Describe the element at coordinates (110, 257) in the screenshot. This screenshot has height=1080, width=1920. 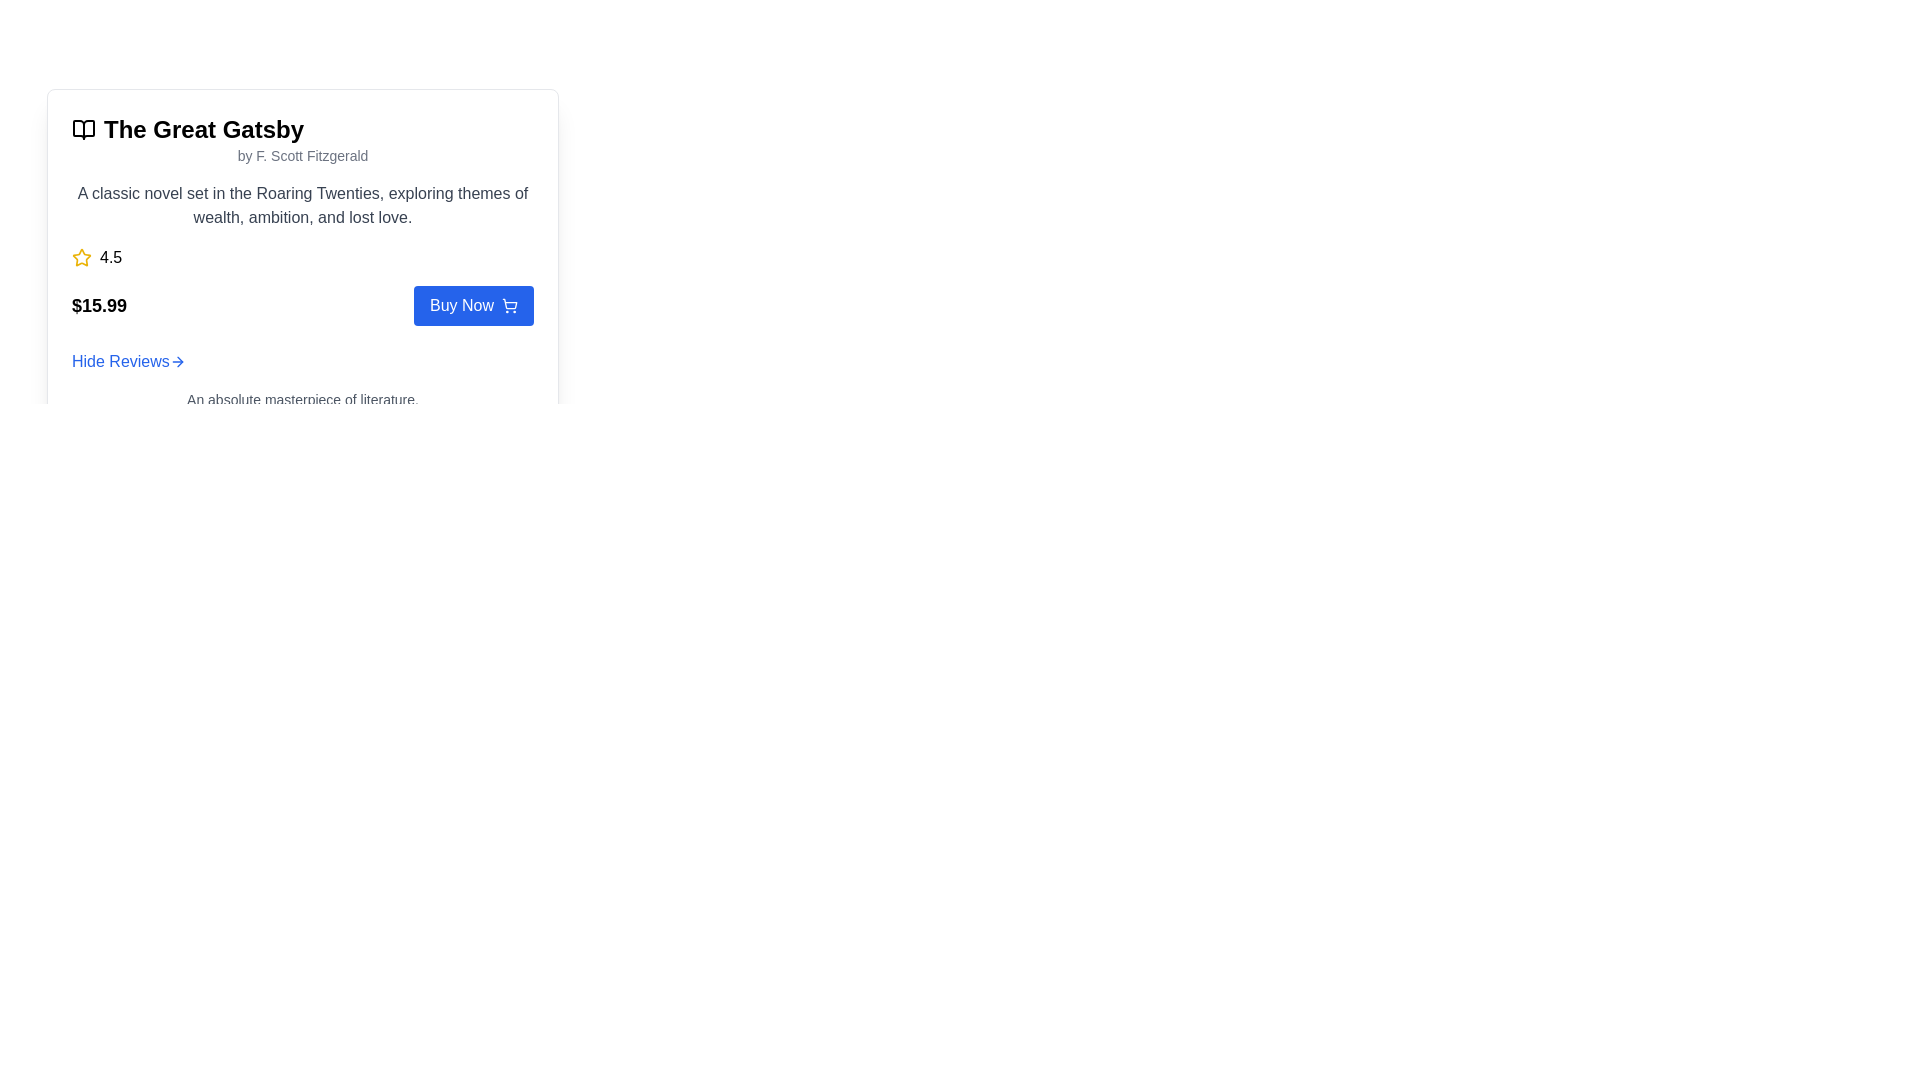
I see `text label displaying the rating score of 4.5, which is positioned to the right of a yellow star icon in the review section` at that location.